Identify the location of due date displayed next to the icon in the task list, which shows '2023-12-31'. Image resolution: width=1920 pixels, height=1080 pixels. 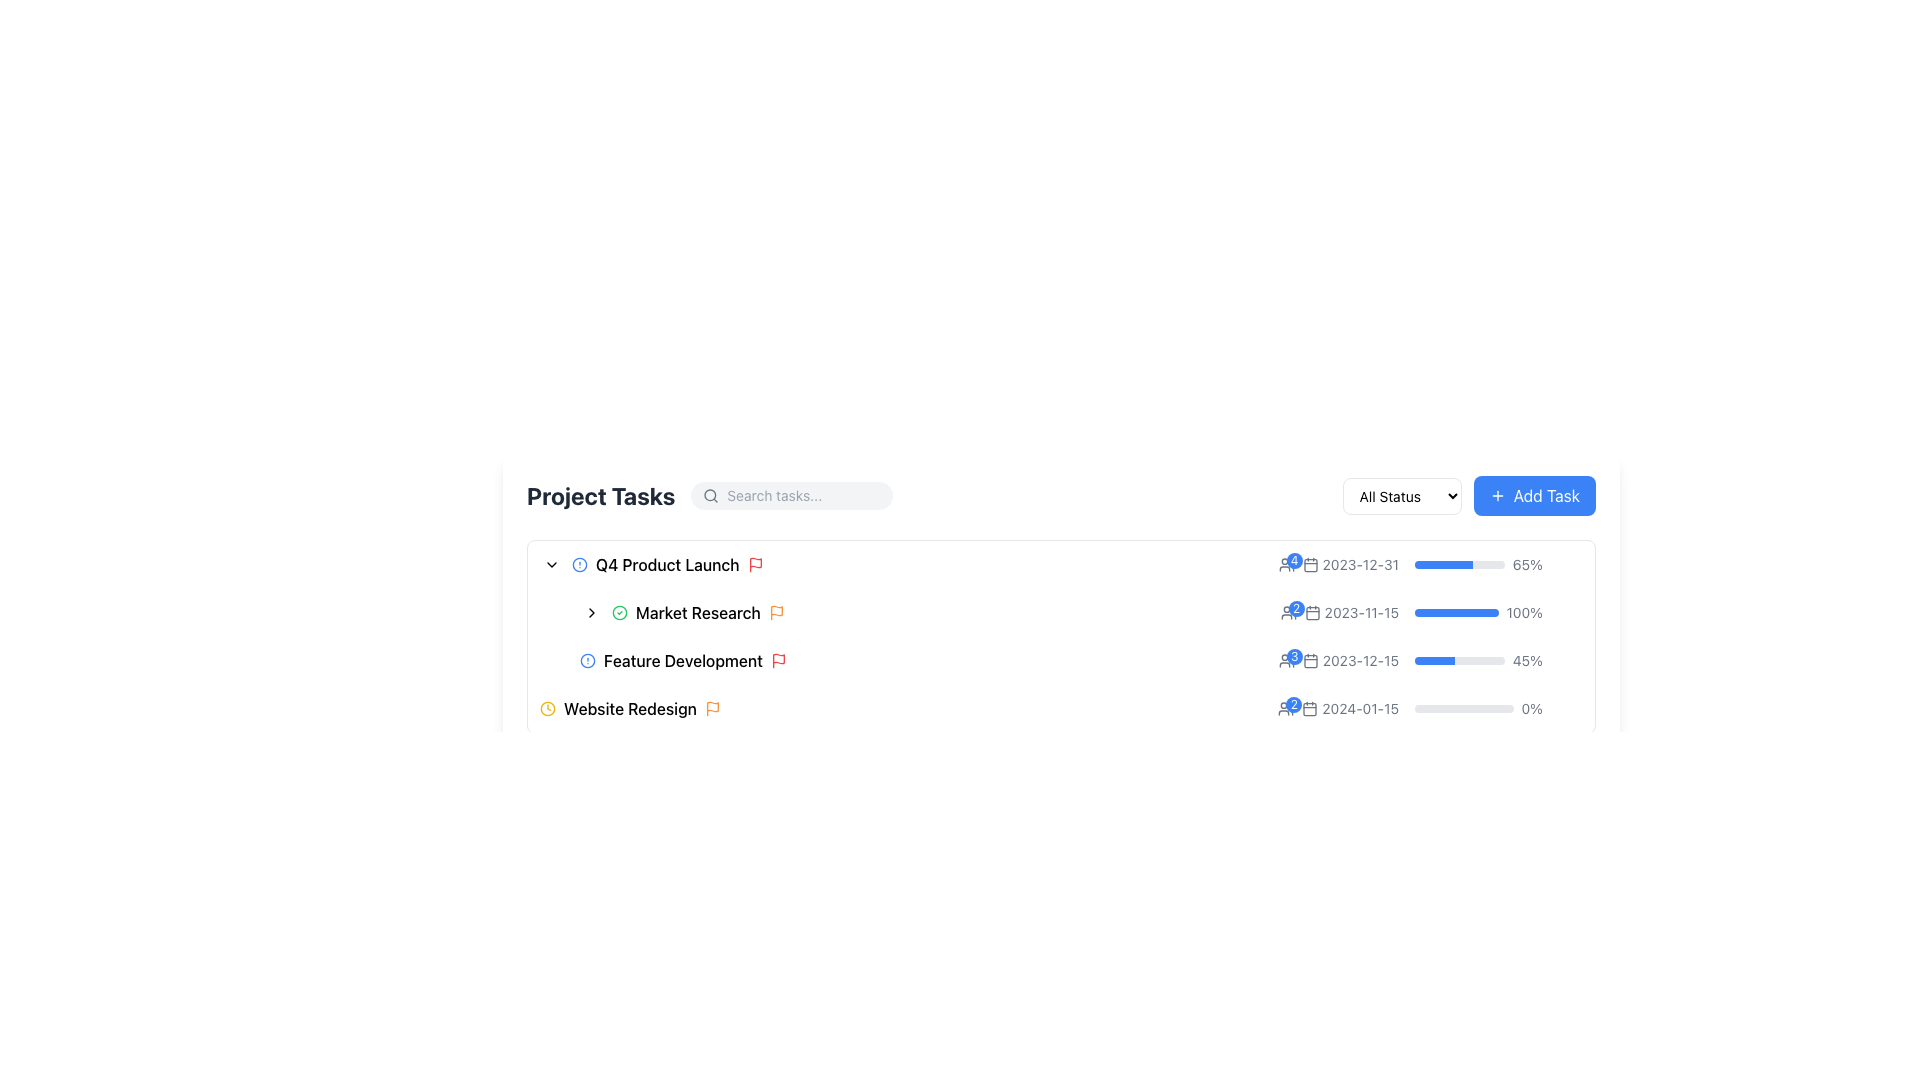
(1338, 564).